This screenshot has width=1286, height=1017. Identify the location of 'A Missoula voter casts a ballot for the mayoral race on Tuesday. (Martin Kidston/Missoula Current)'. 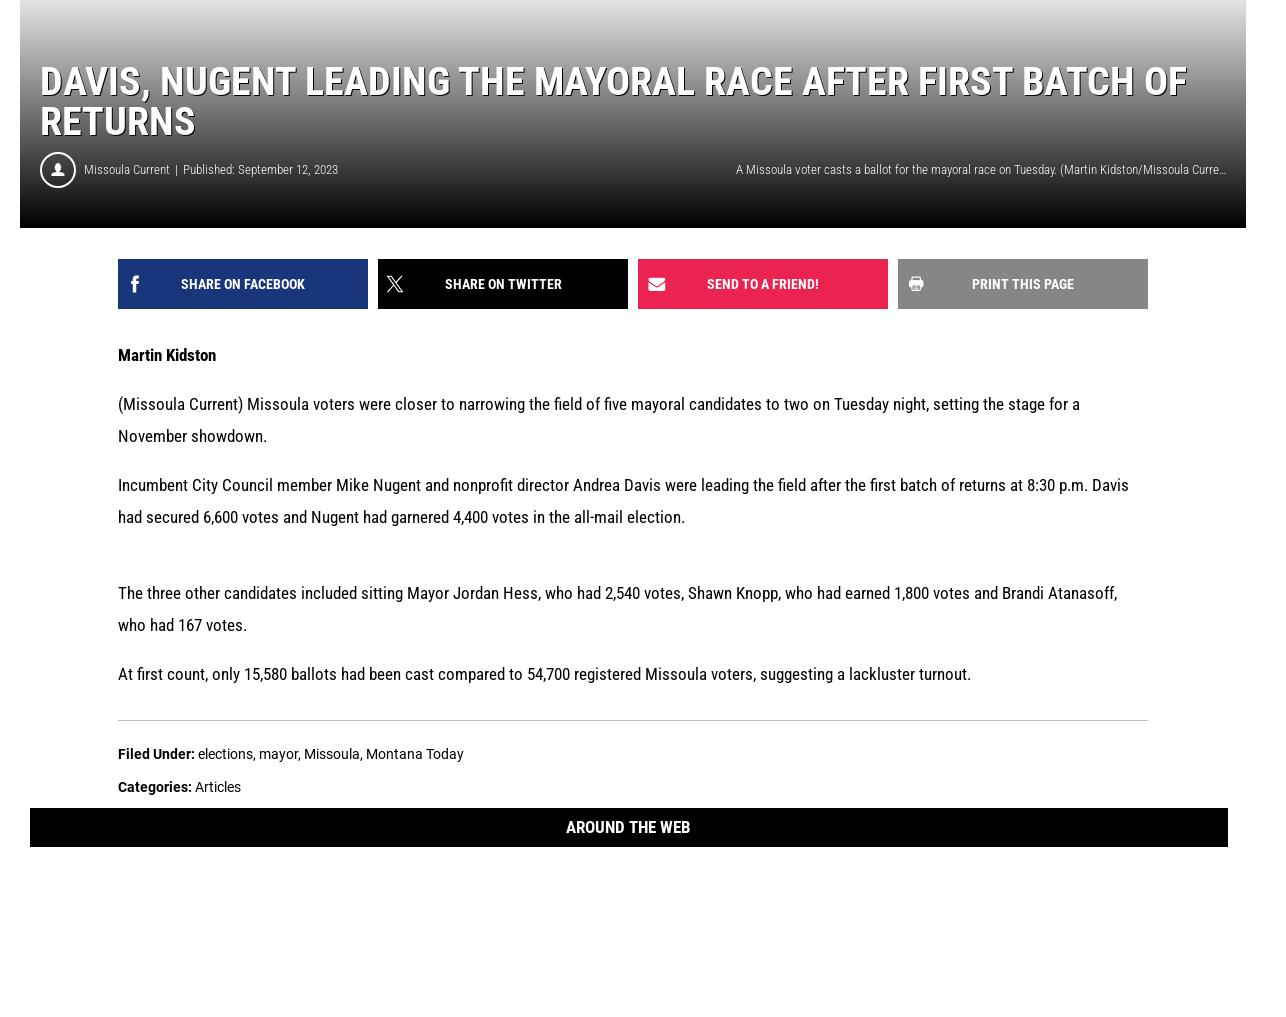
(734, 168).